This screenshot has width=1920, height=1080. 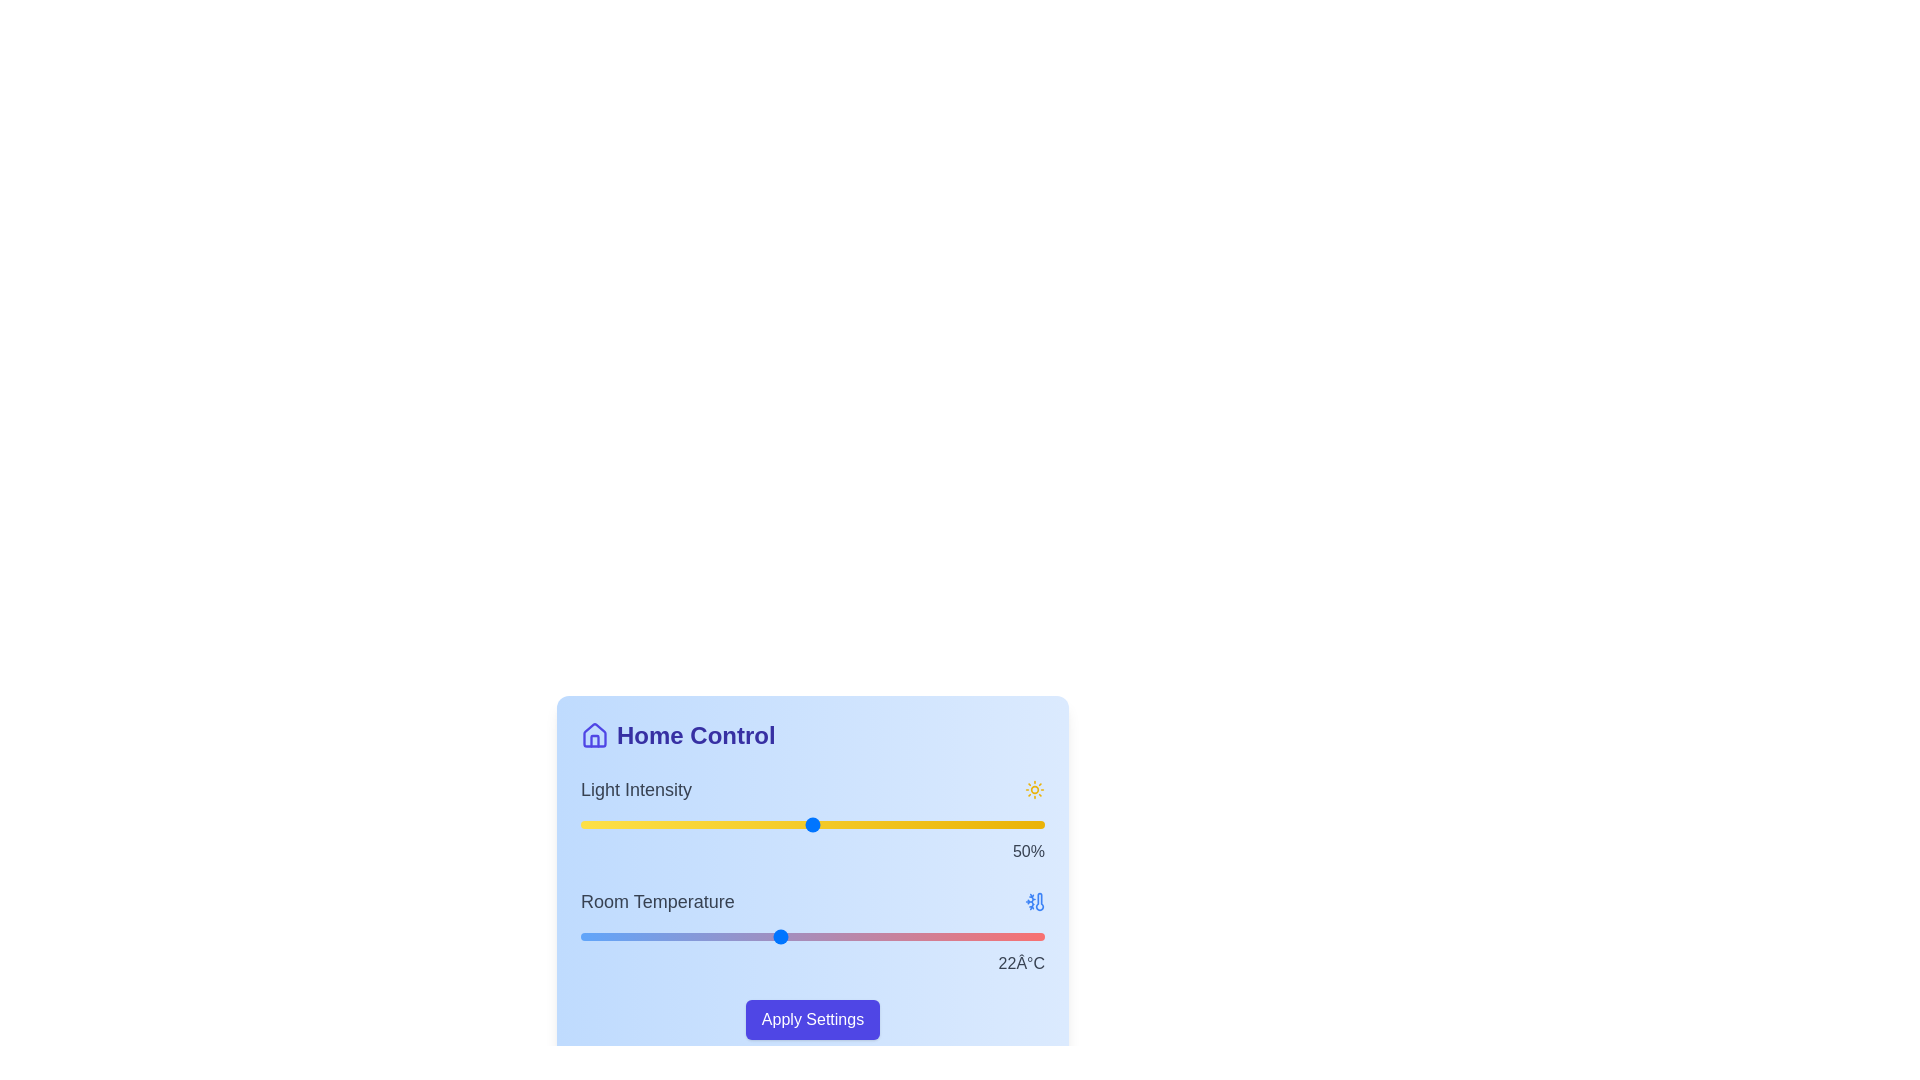 I want to click on the light intensity slider to 56%, so click(x=840, y=825).